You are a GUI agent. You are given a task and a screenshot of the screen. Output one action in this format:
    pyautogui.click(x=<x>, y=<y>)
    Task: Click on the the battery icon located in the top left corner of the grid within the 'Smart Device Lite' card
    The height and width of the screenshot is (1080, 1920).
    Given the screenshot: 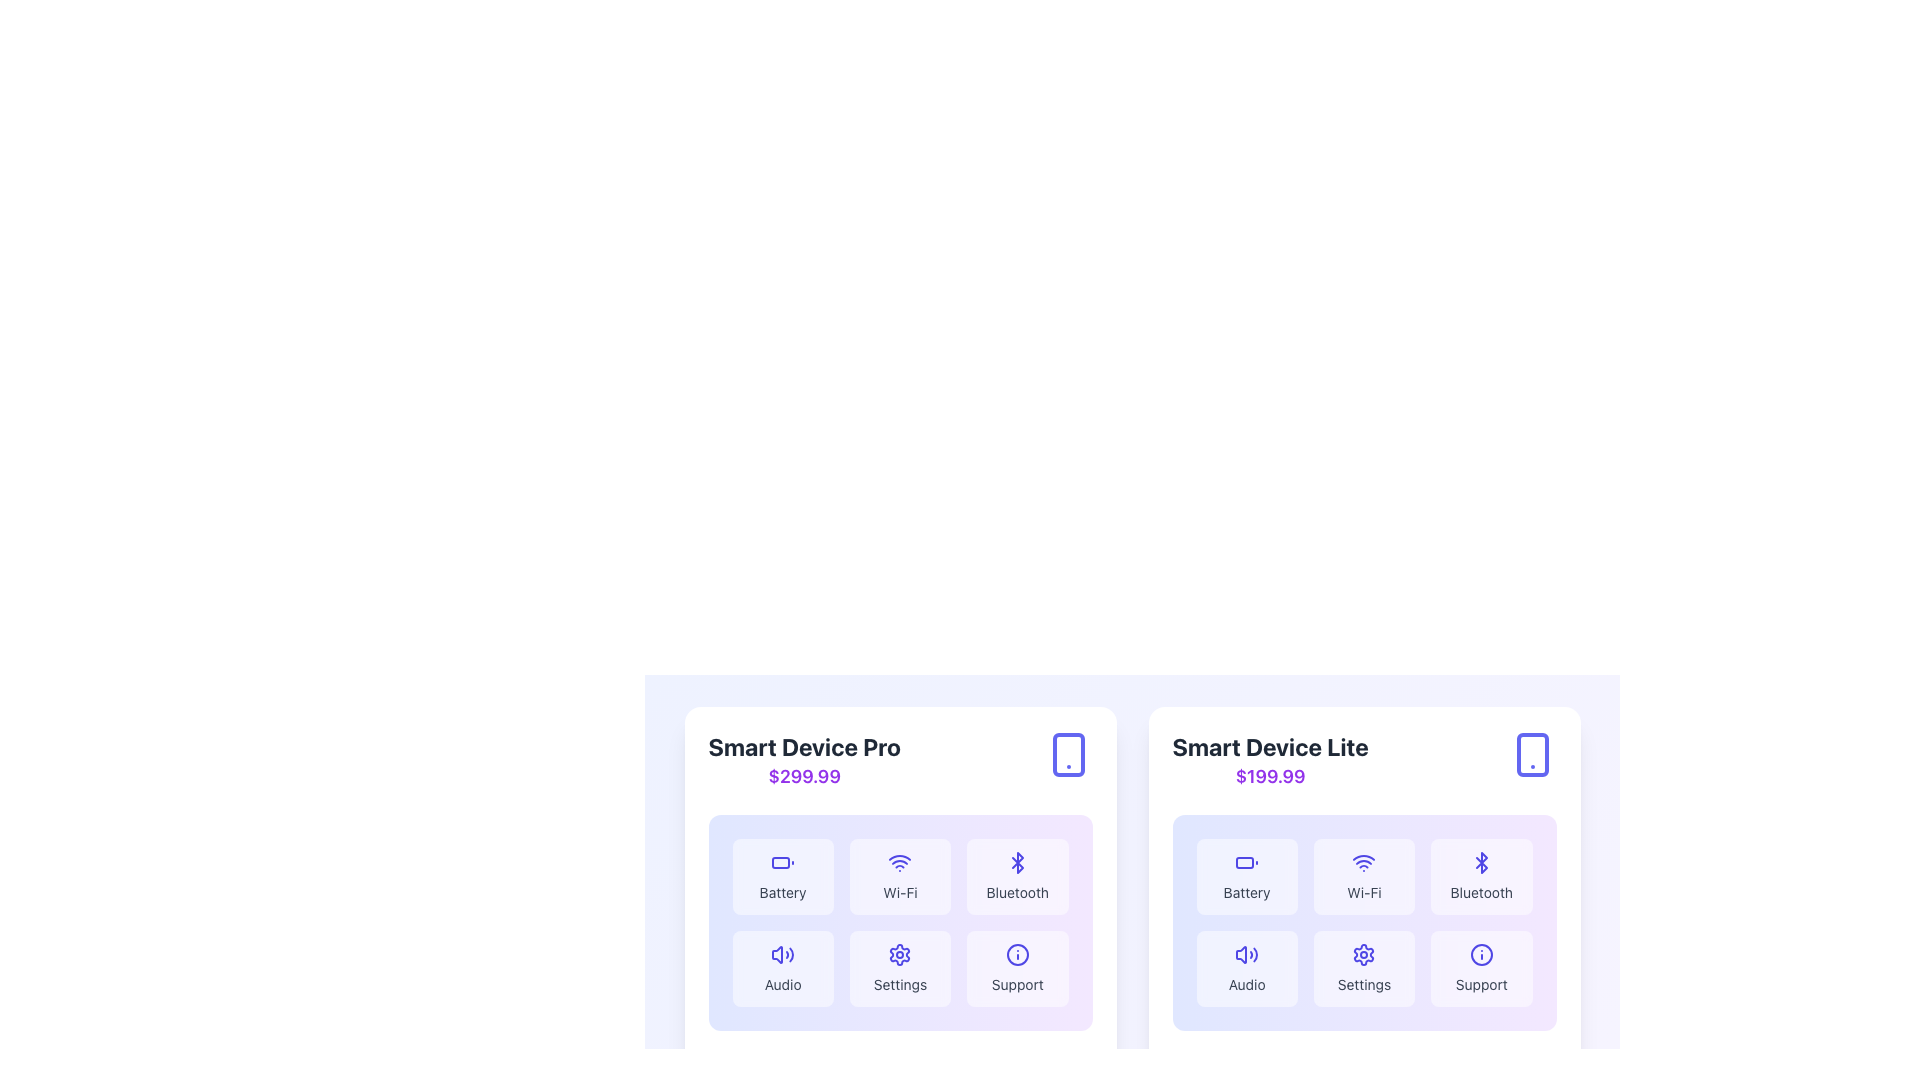 What is the action you would take?
    pyautogui.click(x=1246, y=862)
    